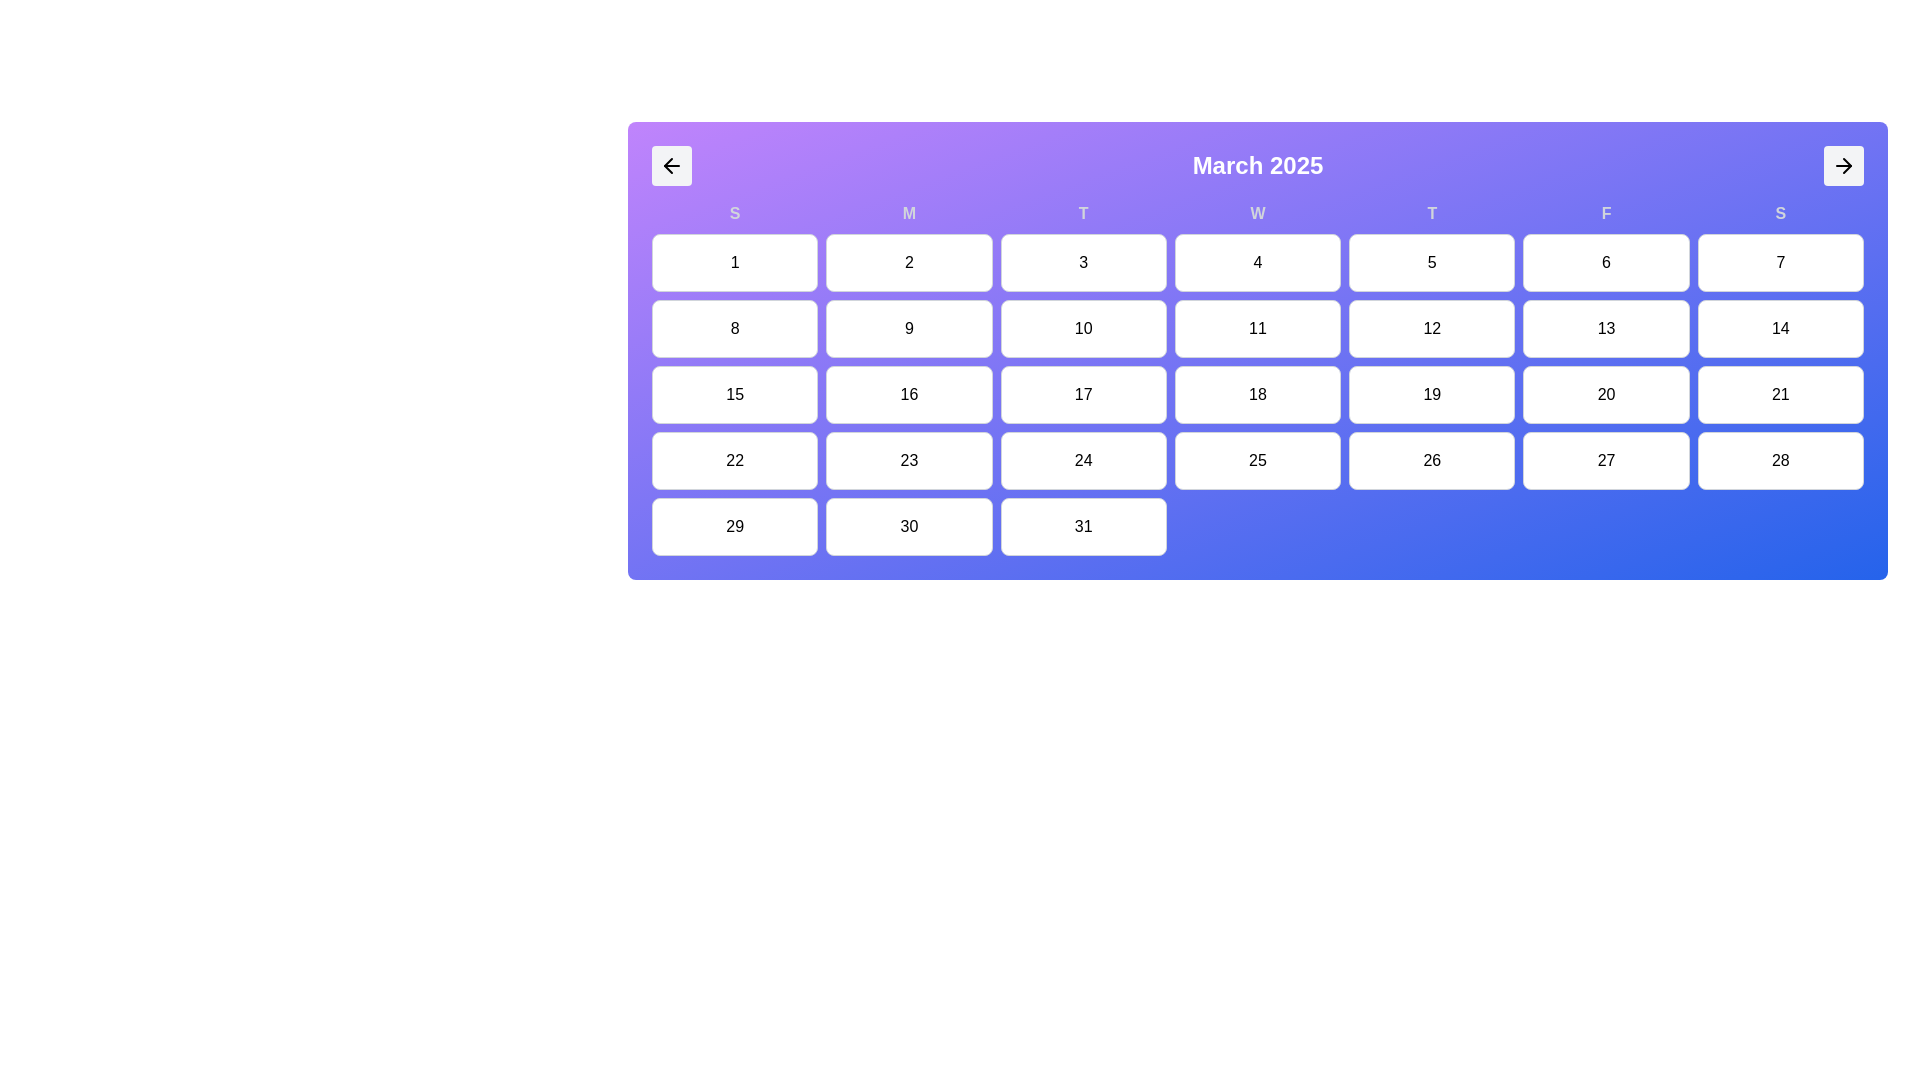  I want to click on the button representing the date '14' in the calendar interface, so click(1780, 327).